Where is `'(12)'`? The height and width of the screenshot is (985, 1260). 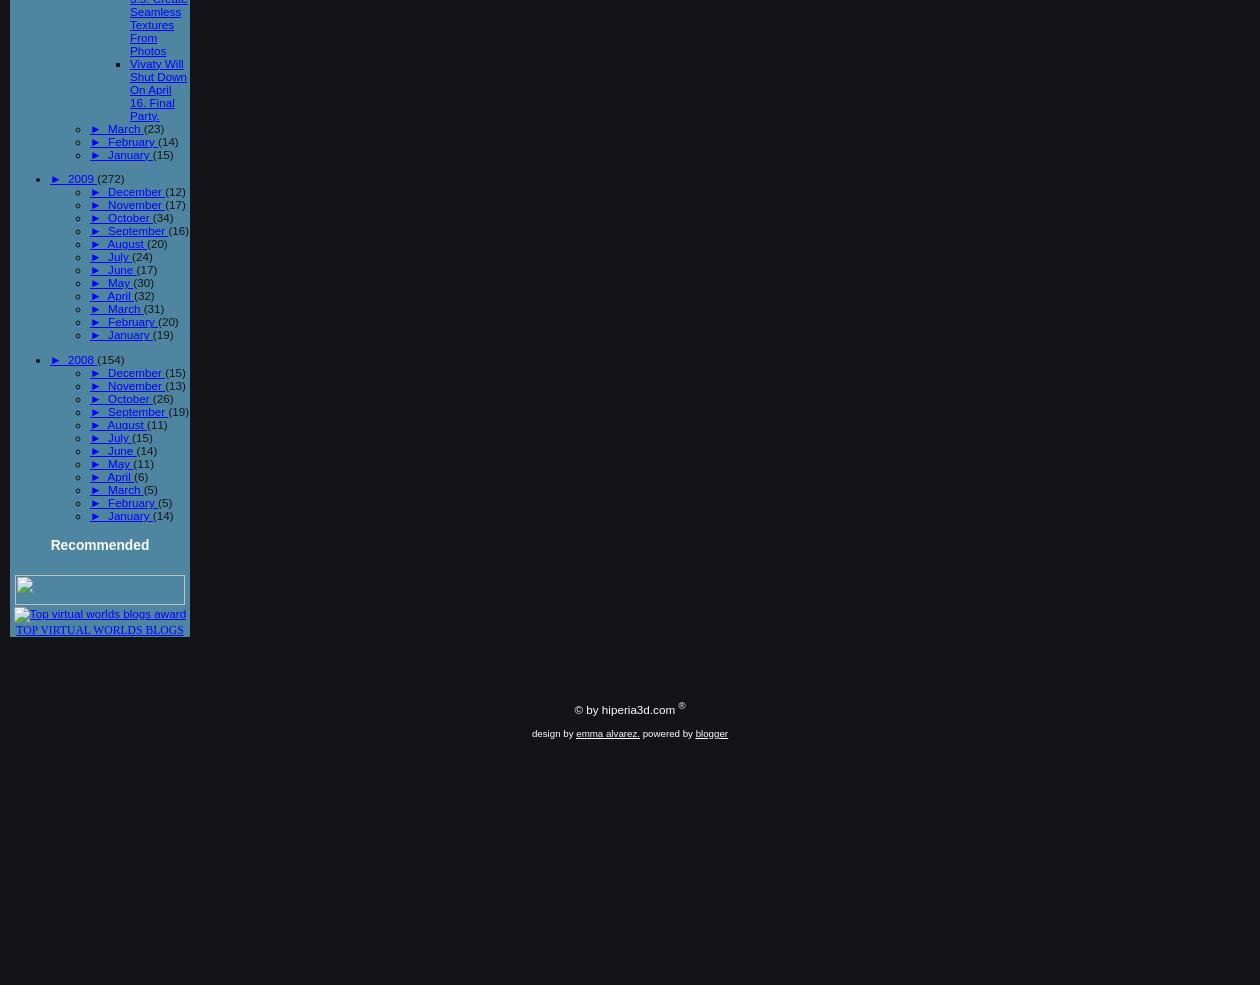
'(12)' is located at coordinates (175, 191).